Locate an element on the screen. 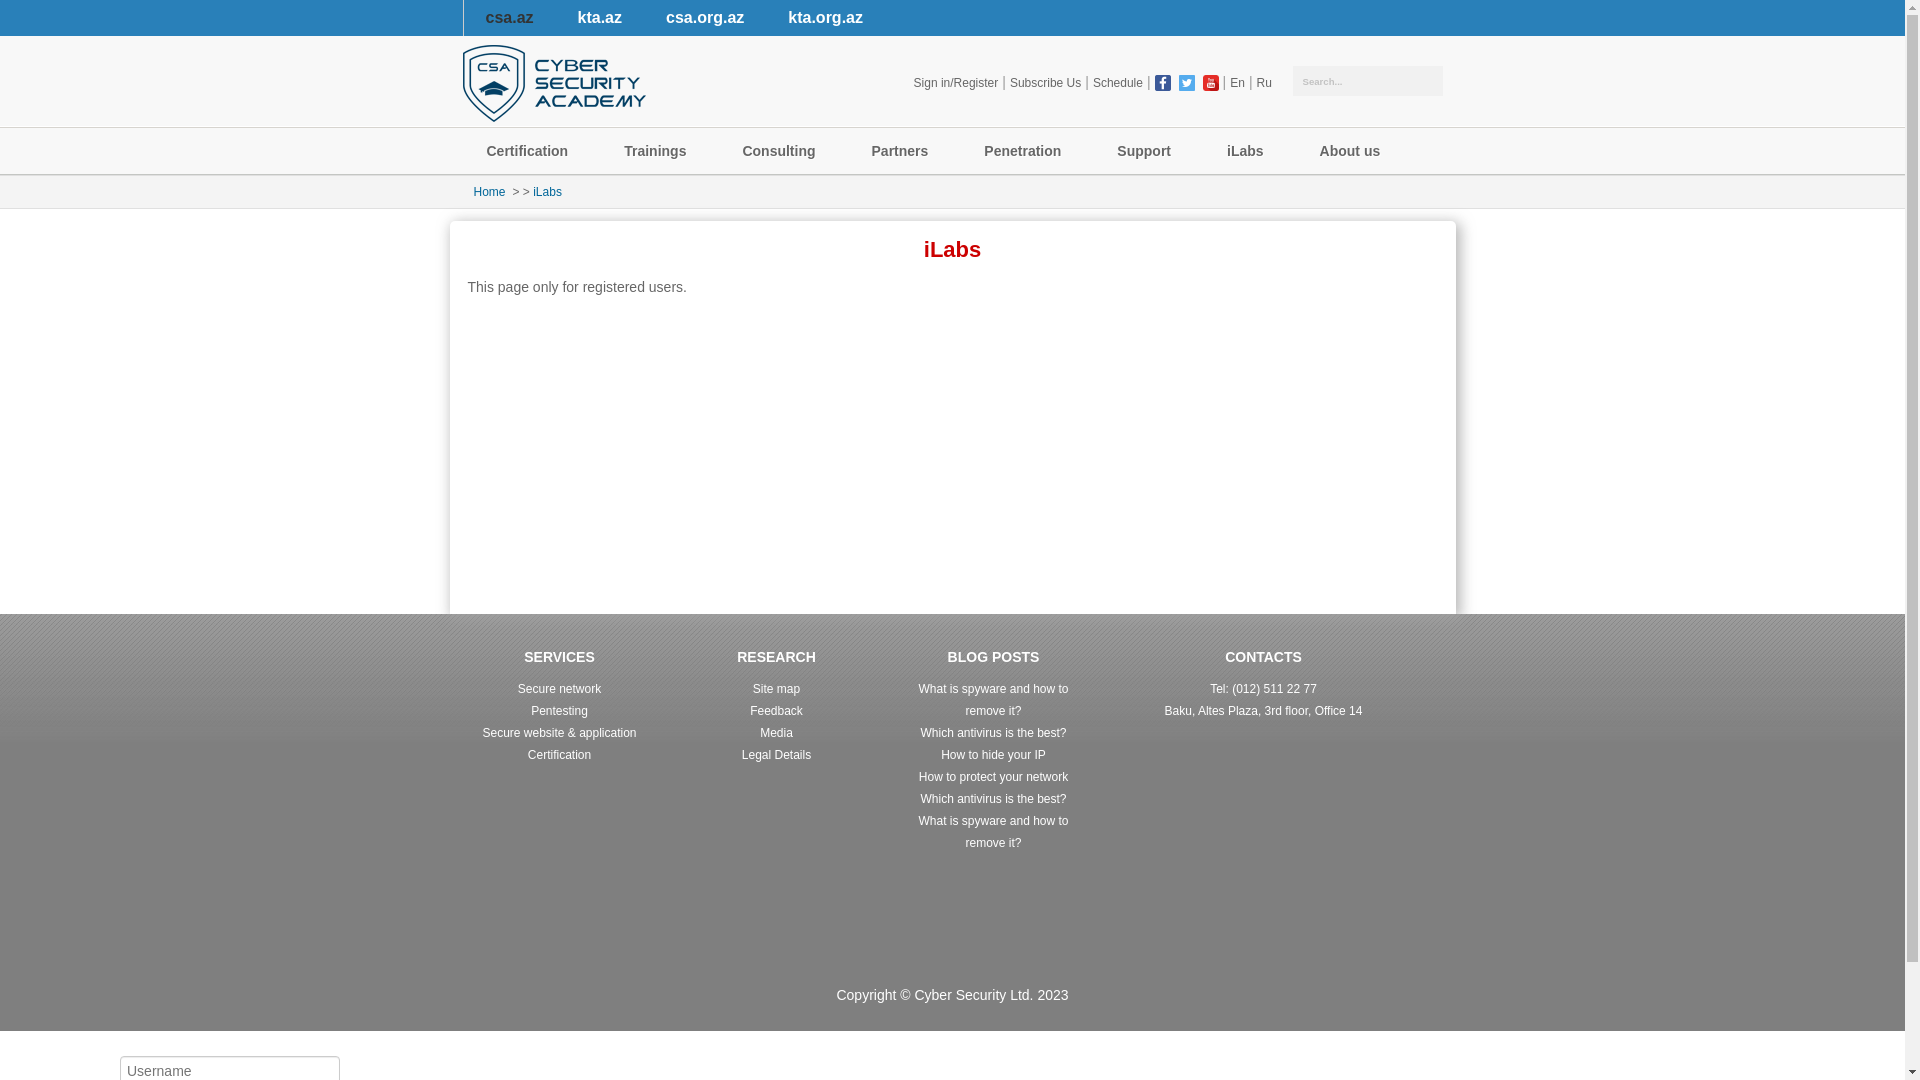 The image size is (1920, 1080). 'Trainings' is located at coordinates (599, 150).